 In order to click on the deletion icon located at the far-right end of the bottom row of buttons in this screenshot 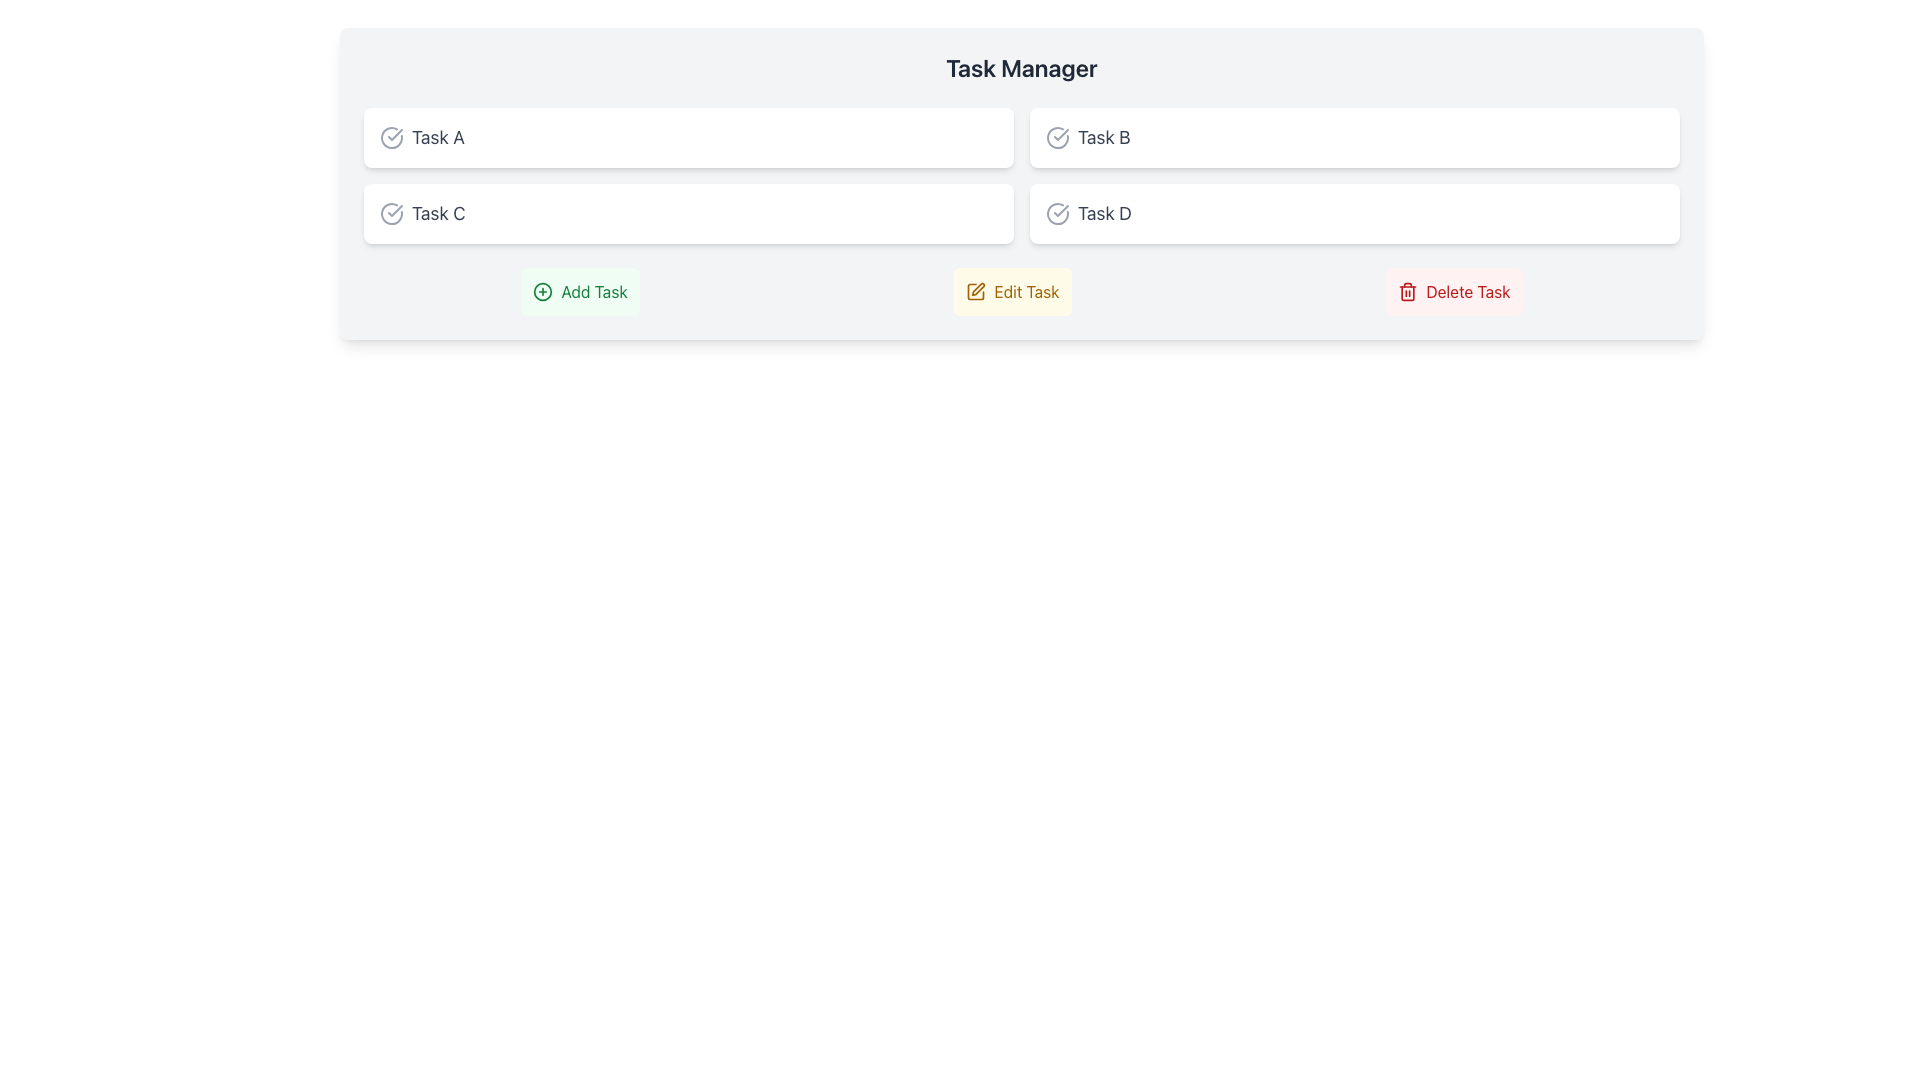, I will do `click(1406, 292)`.